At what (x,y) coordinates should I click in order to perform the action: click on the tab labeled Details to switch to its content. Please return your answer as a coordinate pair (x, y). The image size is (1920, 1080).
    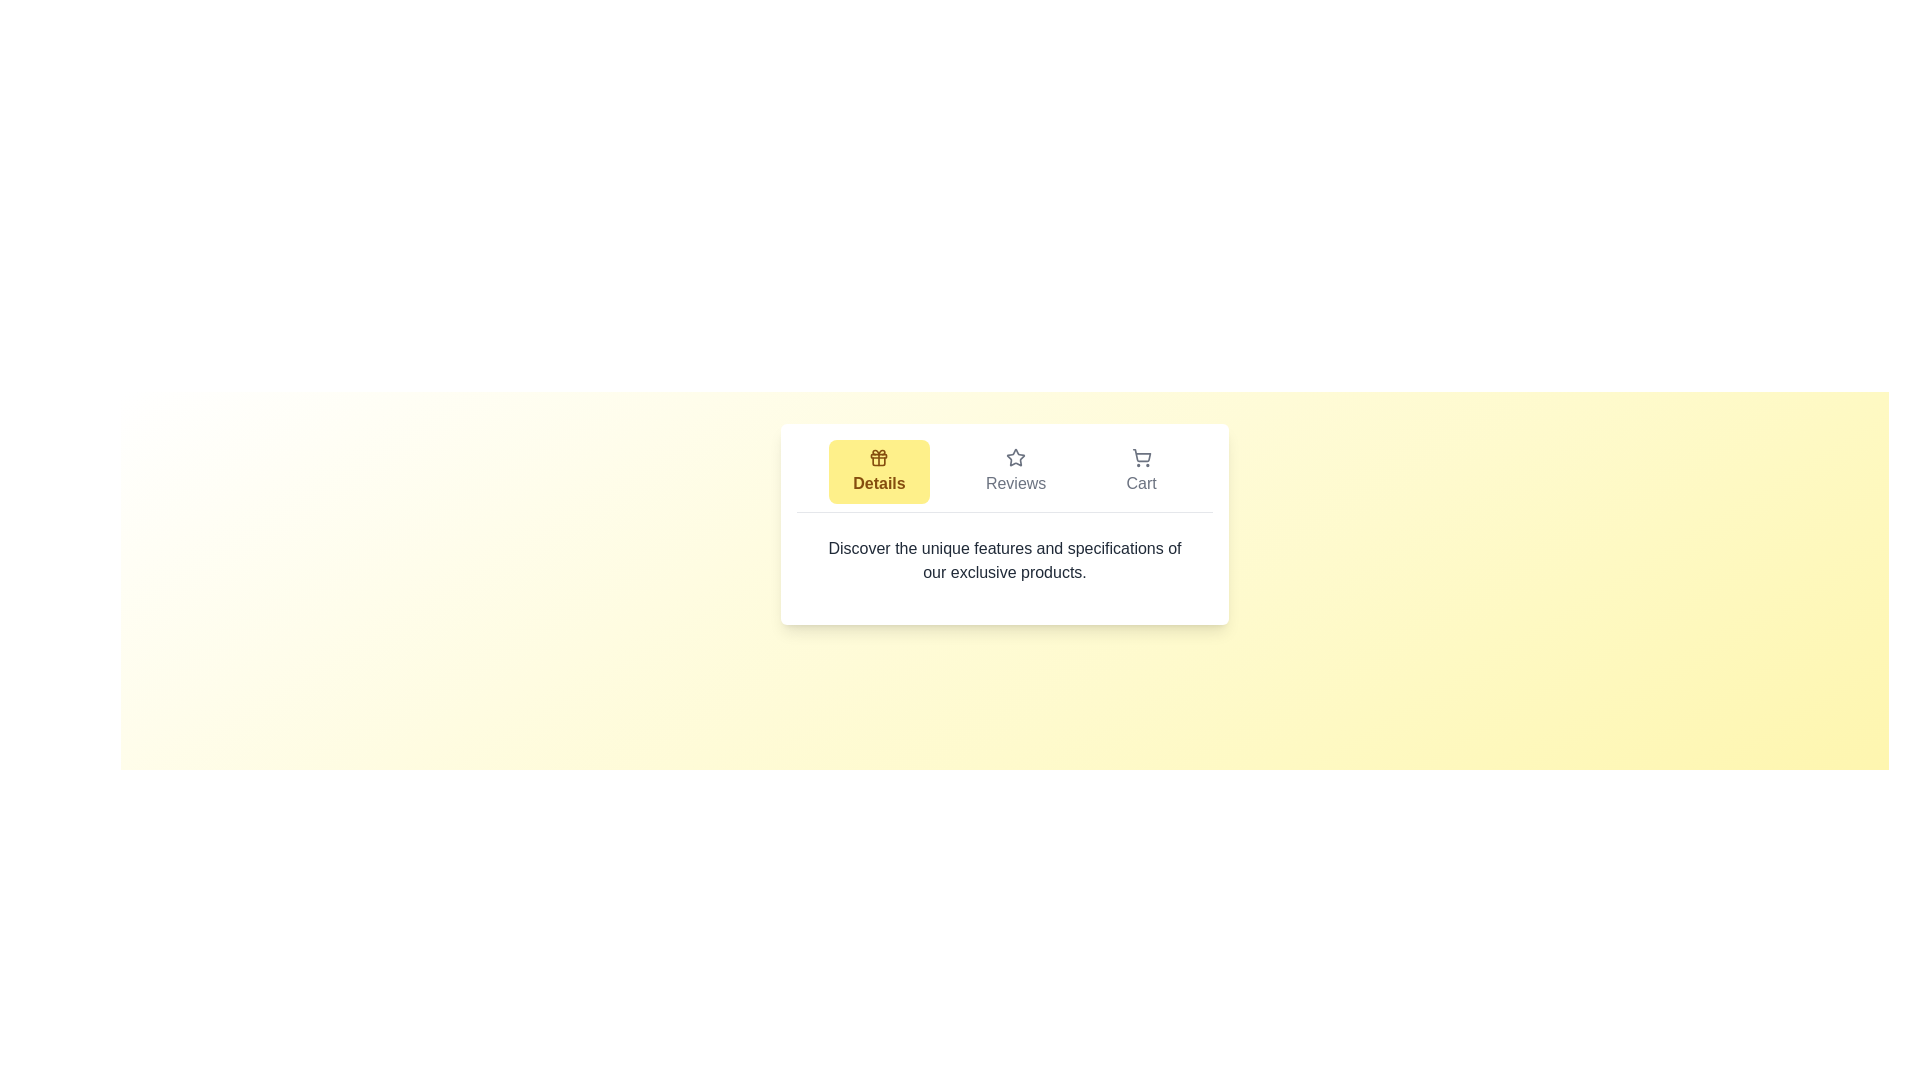
    Looking at the image, I should click on (878, 471).